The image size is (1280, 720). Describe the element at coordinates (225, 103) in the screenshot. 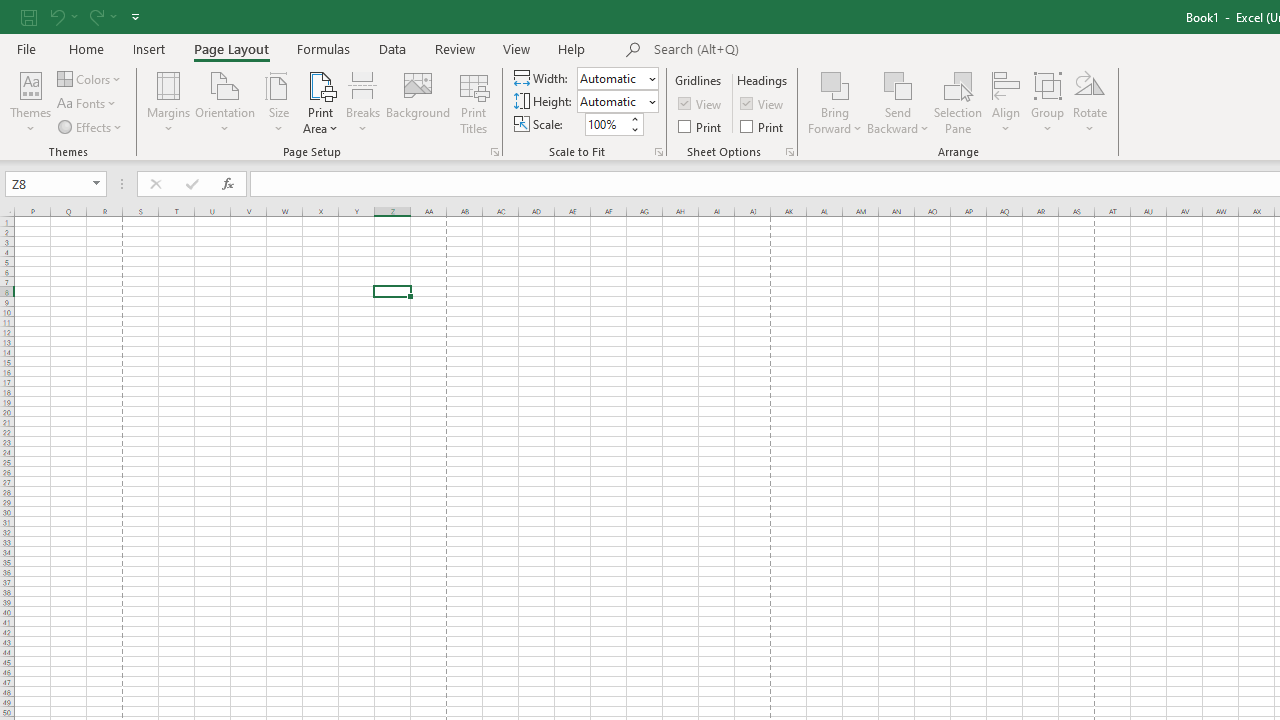

I see `'Orientation'` at that location.